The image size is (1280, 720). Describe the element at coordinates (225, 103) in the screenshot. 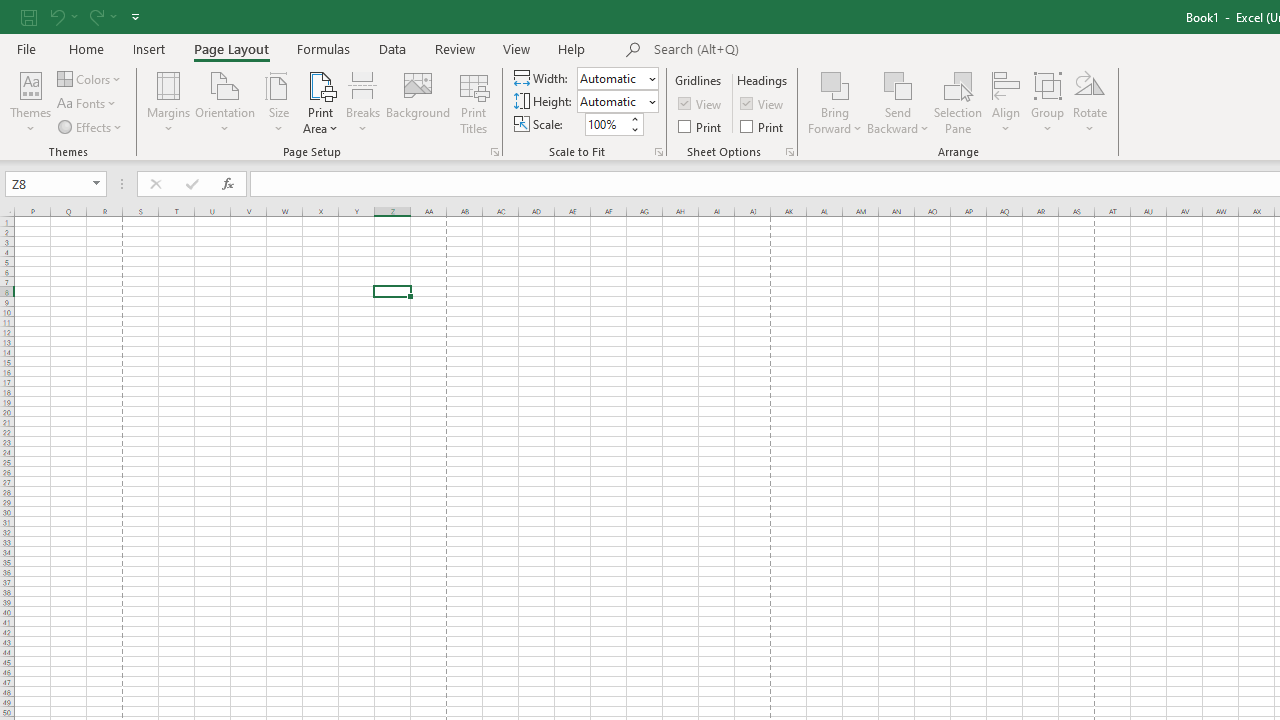

I see `'Orientation'` at that location.